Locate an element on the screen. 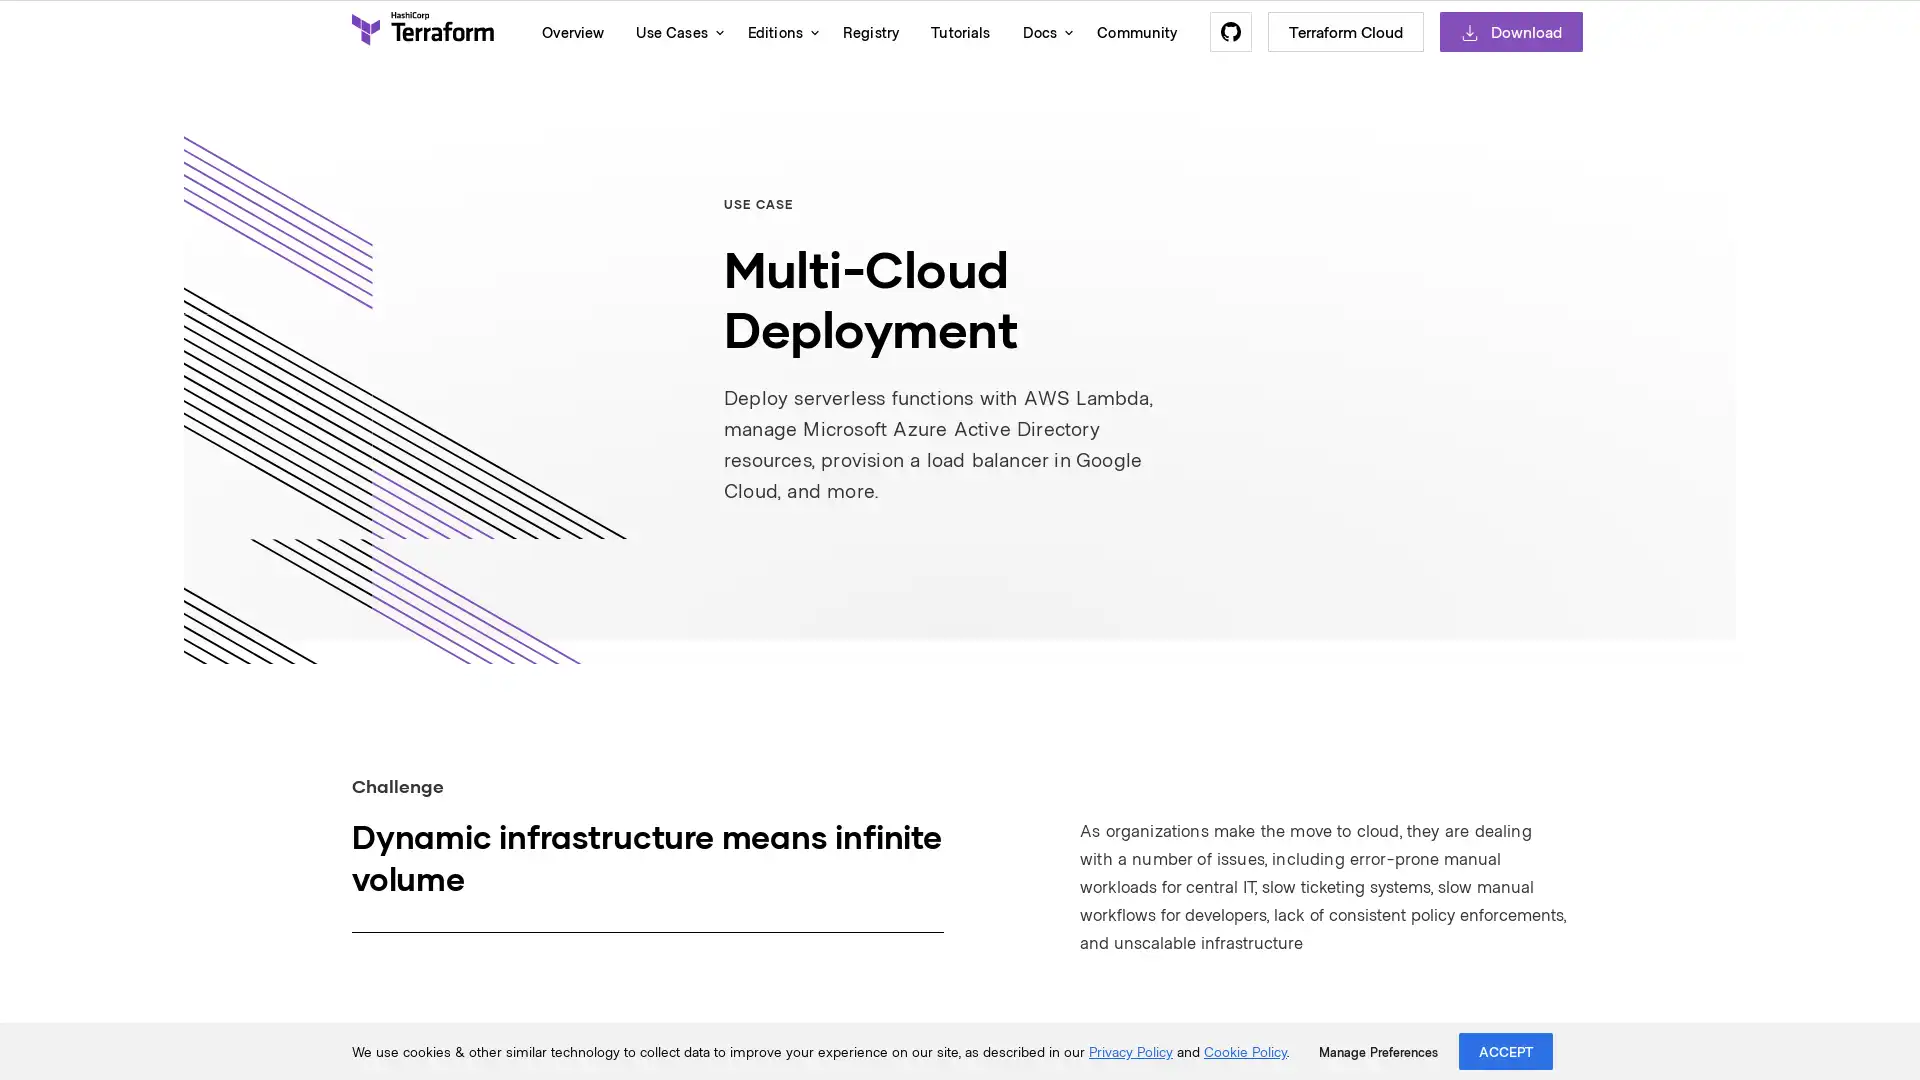  Manage Preferences is located at coordinates (1377, 1051).